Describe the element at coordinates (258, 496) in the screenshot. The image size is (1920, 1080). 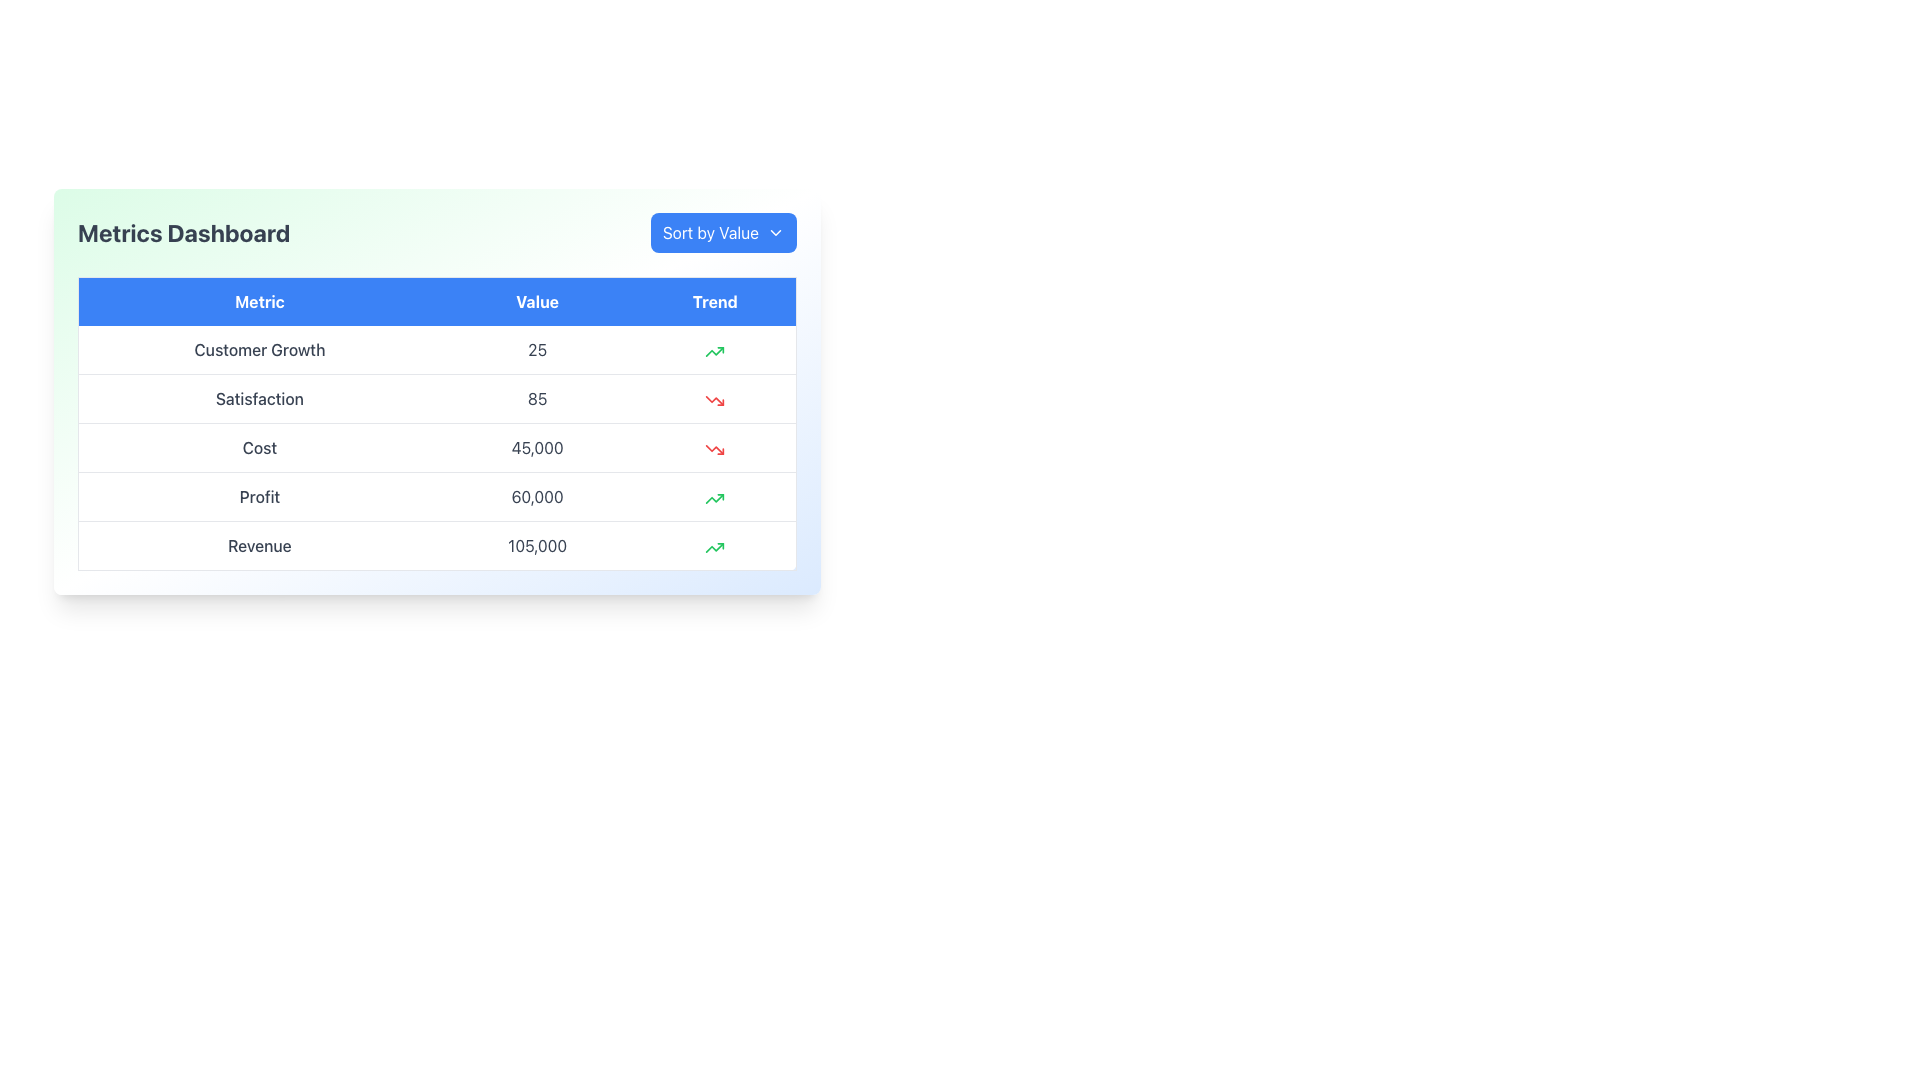
I see `the label in the 'Metric' column of the fourth row in the metrics dashboard, which precedes the text '60,000'` at that location.